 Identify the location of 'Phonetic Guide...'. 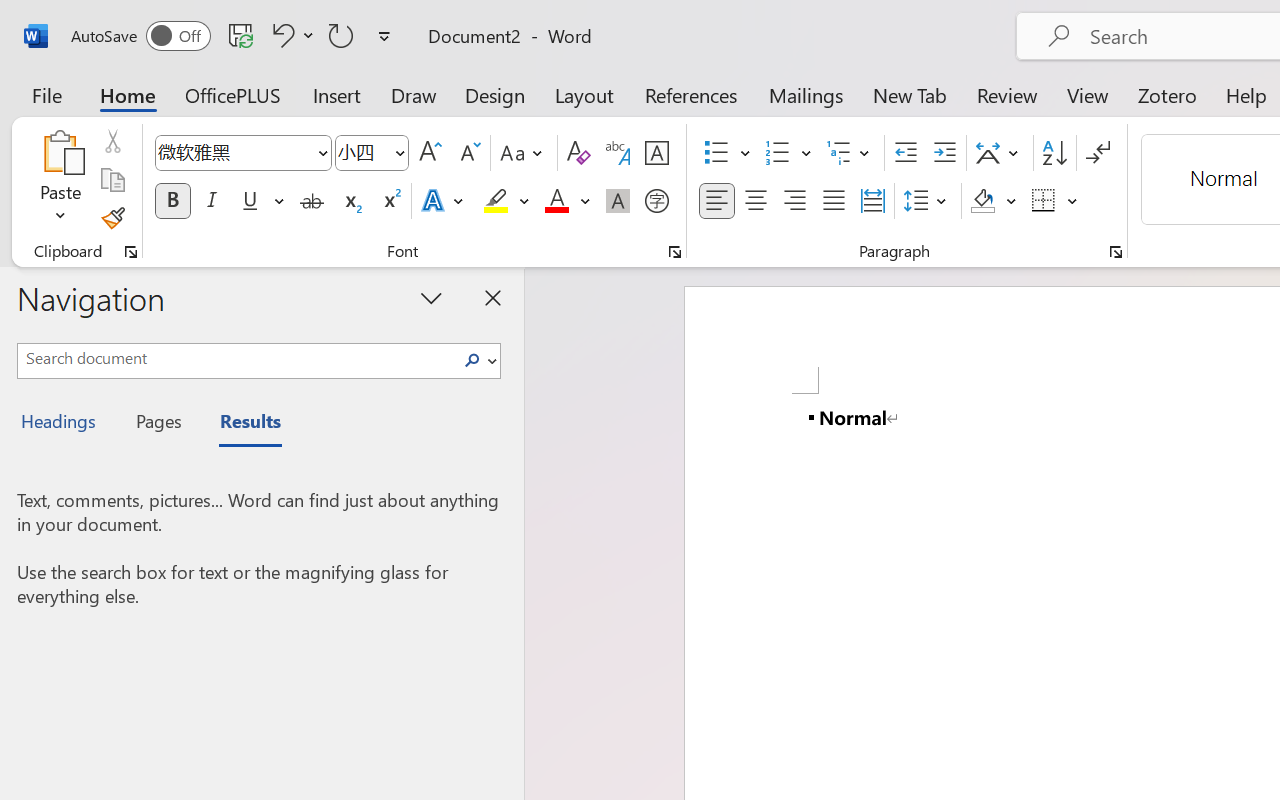
(617, 153).